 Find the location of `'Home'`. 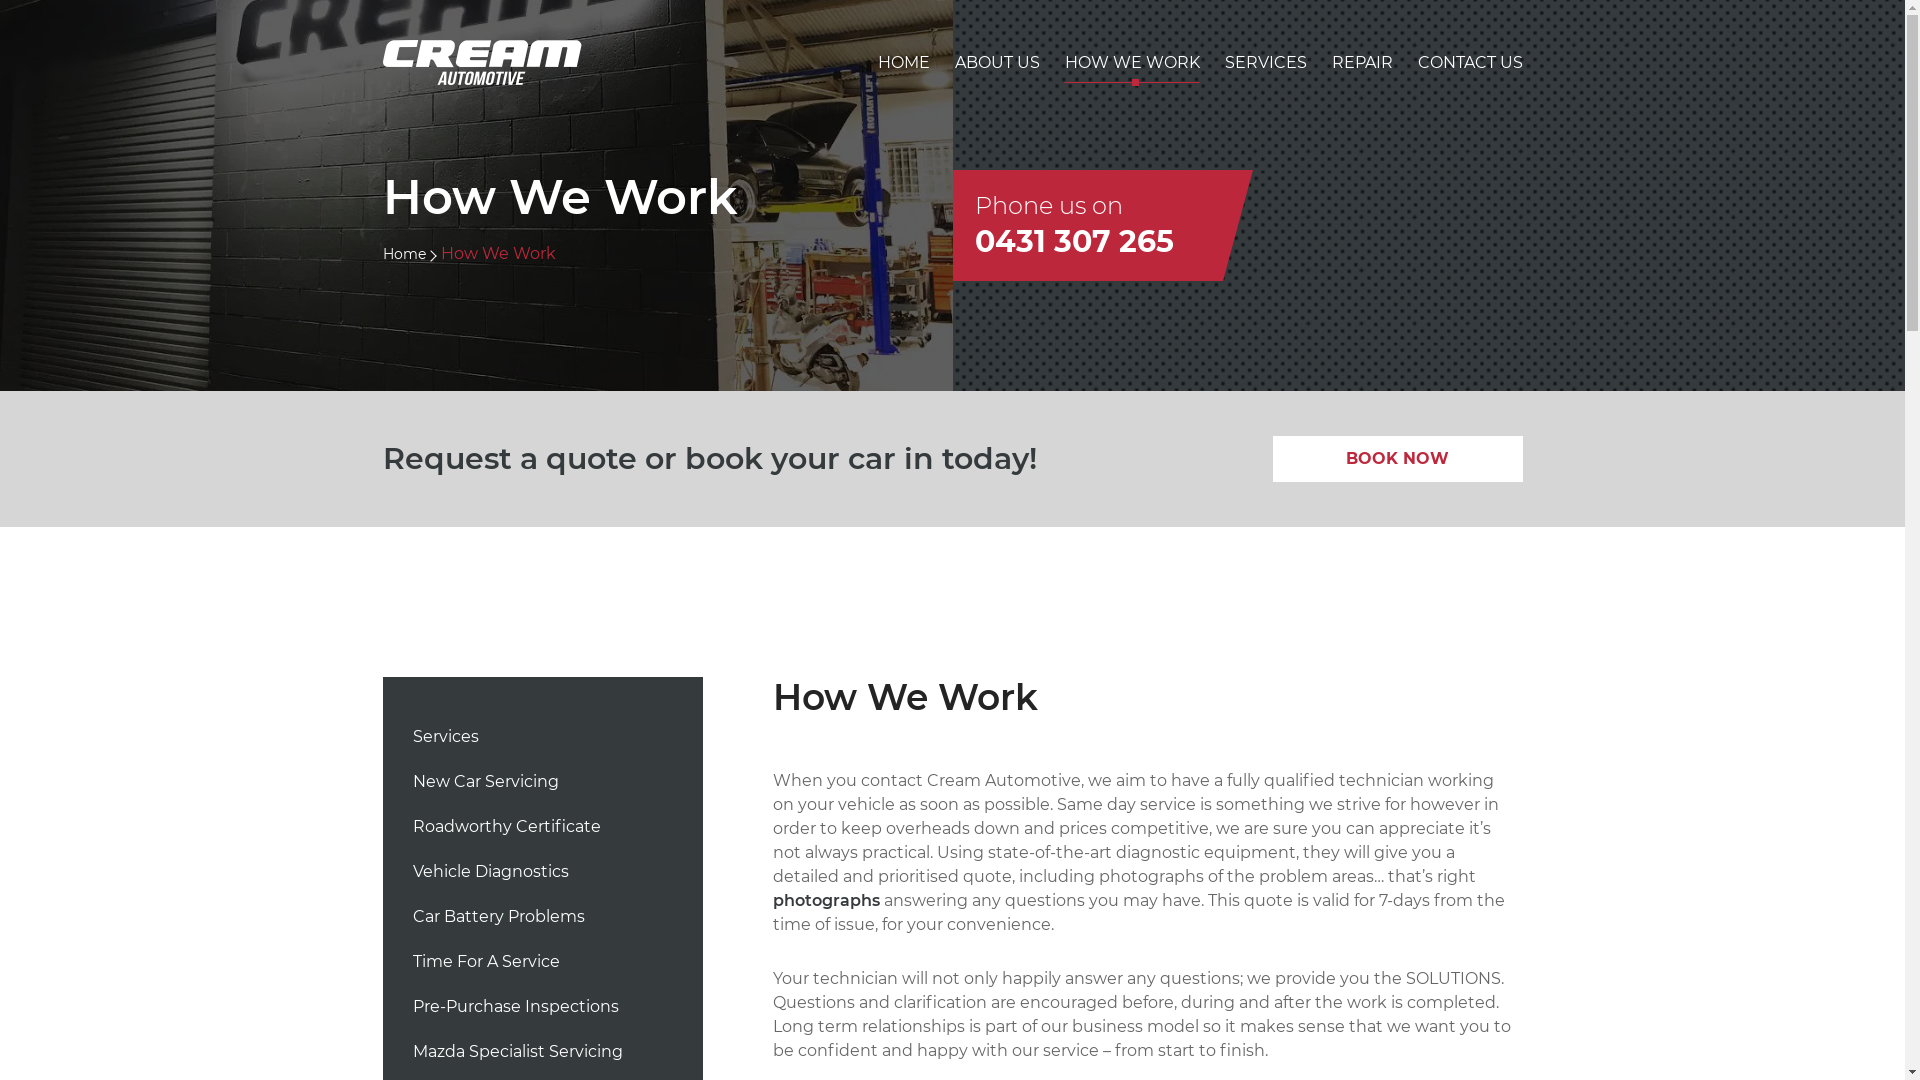

'Home' is located at coordinates (402, 253).